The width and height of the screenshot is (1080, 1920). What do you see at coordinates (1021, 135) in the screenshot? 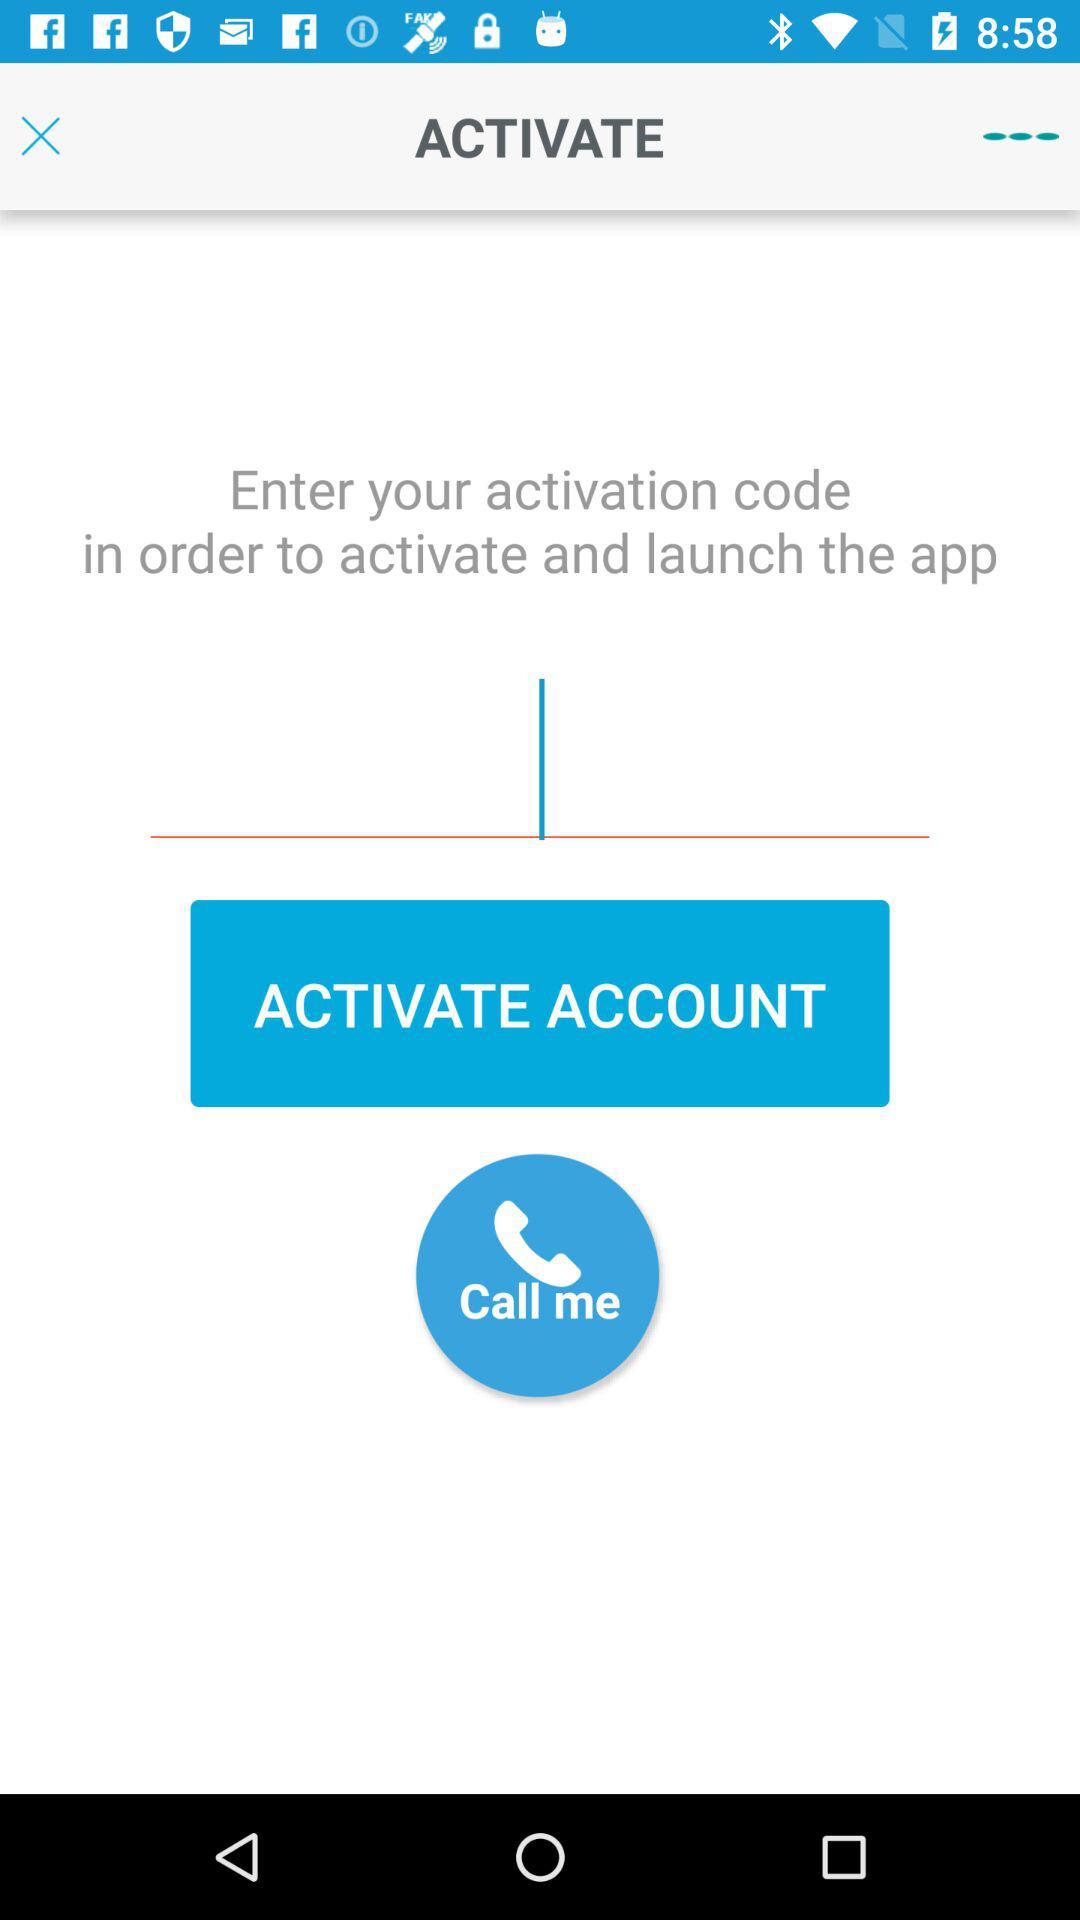
I see `open settings and options` at bounding box center [1021, 135].